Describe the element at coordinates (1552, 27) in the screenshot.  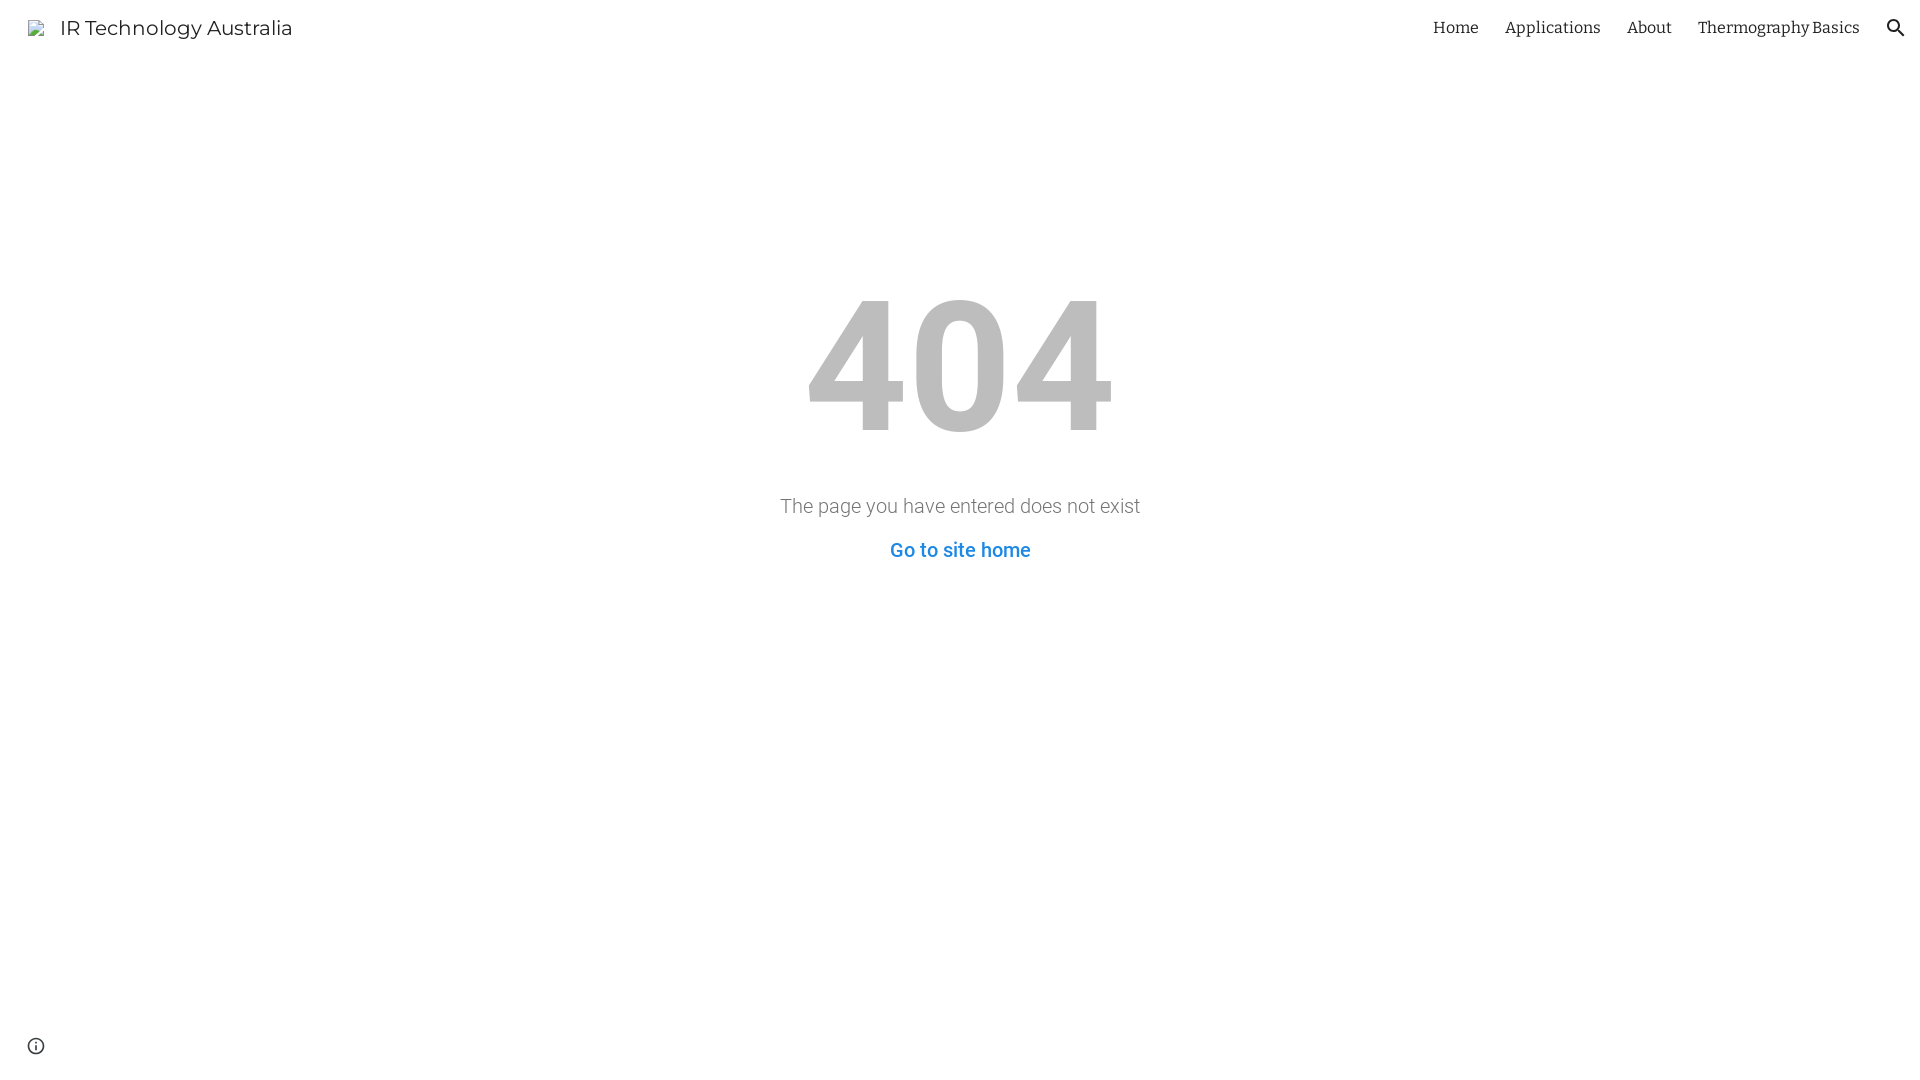
I see `'Applications'` at that location.